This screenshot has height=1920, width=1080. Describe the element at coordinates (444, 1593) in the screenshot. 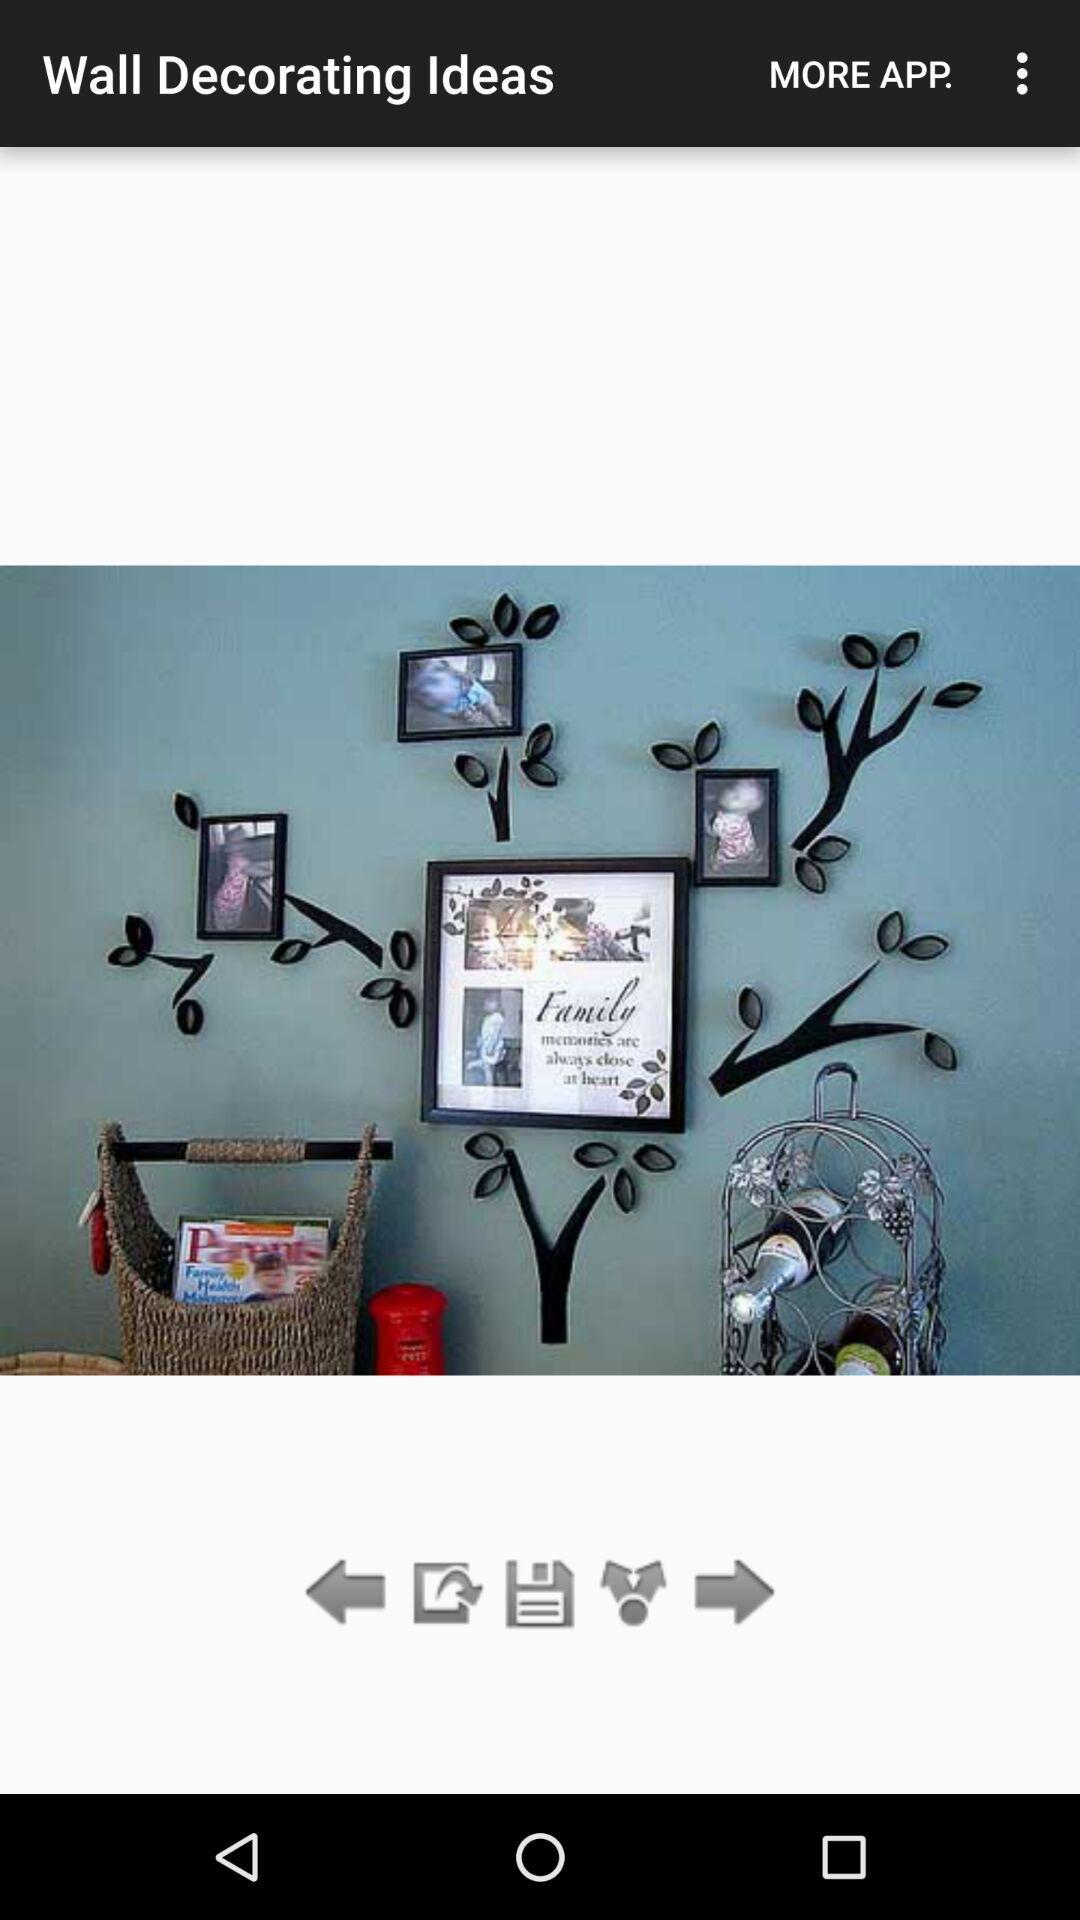

I see `the launch icon` at that location.